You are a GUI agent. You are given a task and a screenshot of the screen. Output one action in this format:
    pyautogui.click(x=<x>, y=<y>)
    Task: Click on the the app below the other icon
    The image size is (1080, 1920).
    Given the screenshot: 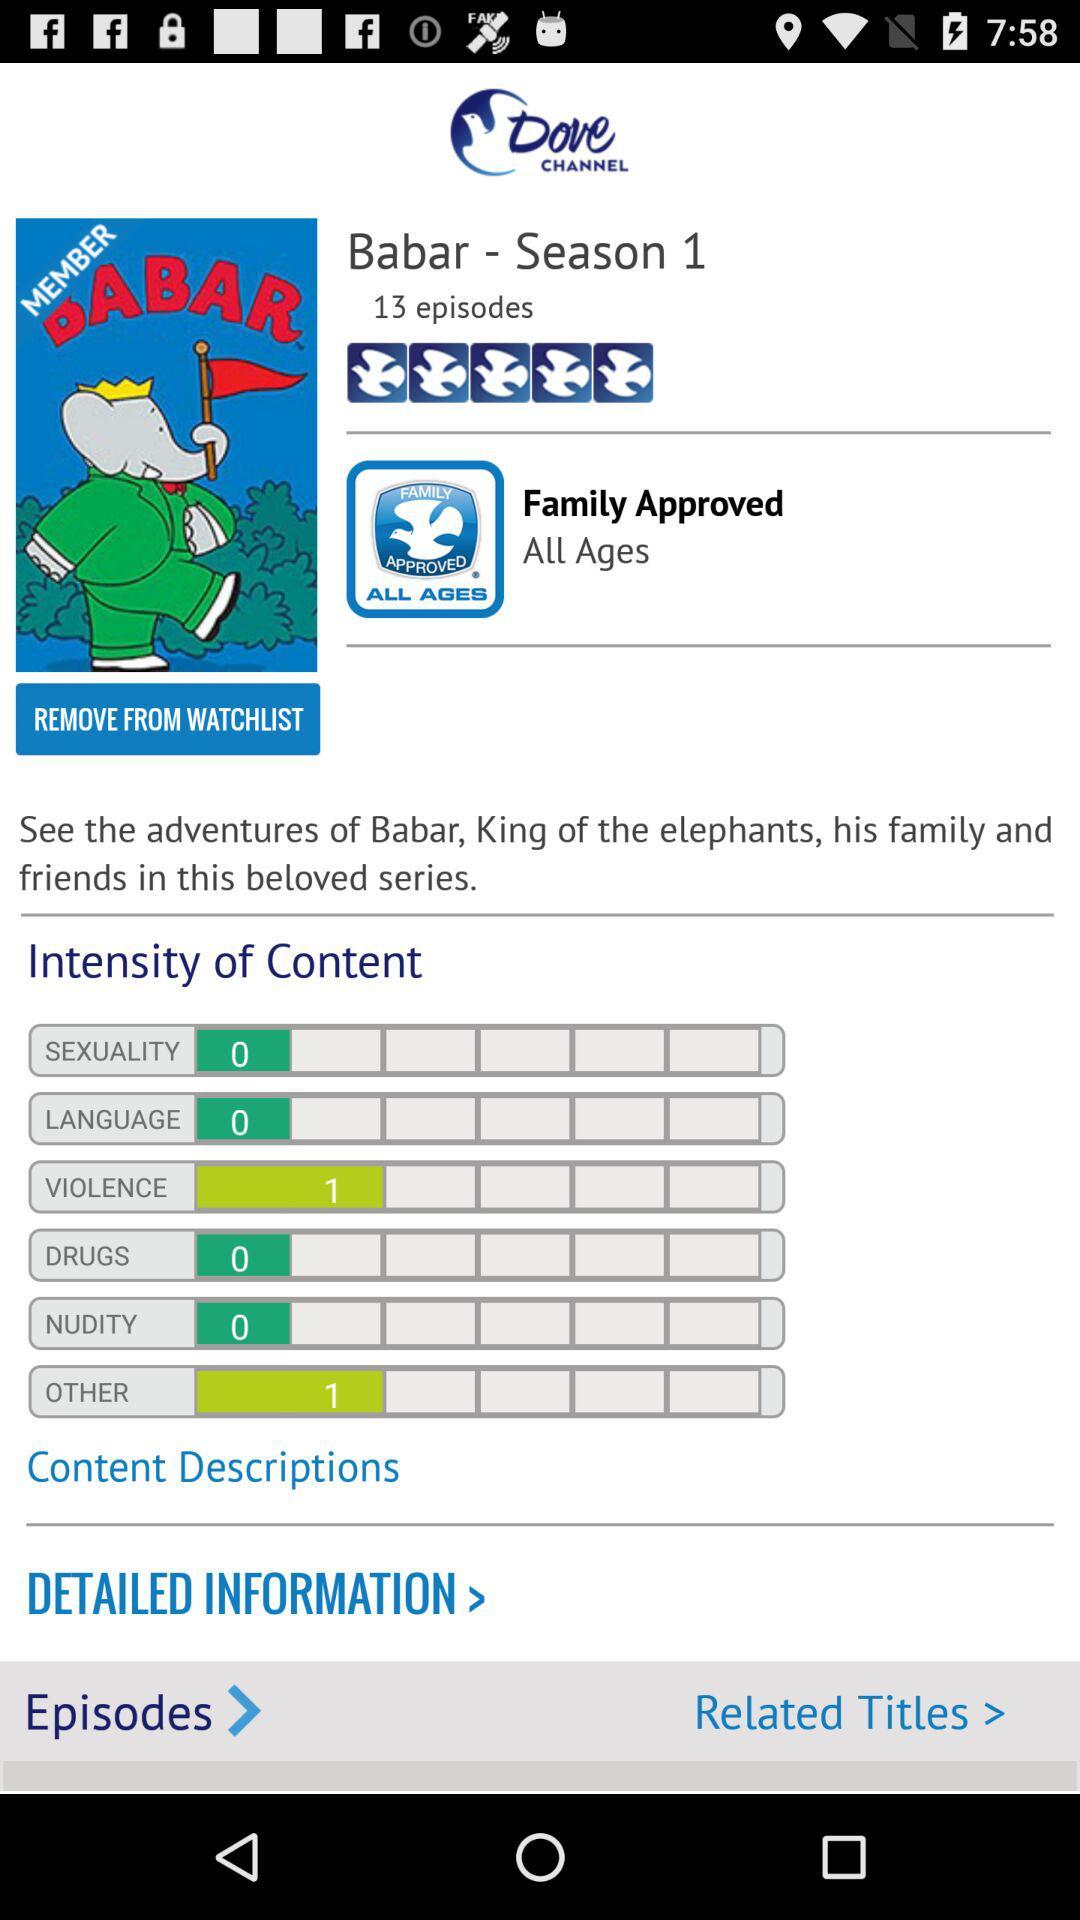 What is the action you would take?
    pyautogui.click(x=405, y=1477)
    